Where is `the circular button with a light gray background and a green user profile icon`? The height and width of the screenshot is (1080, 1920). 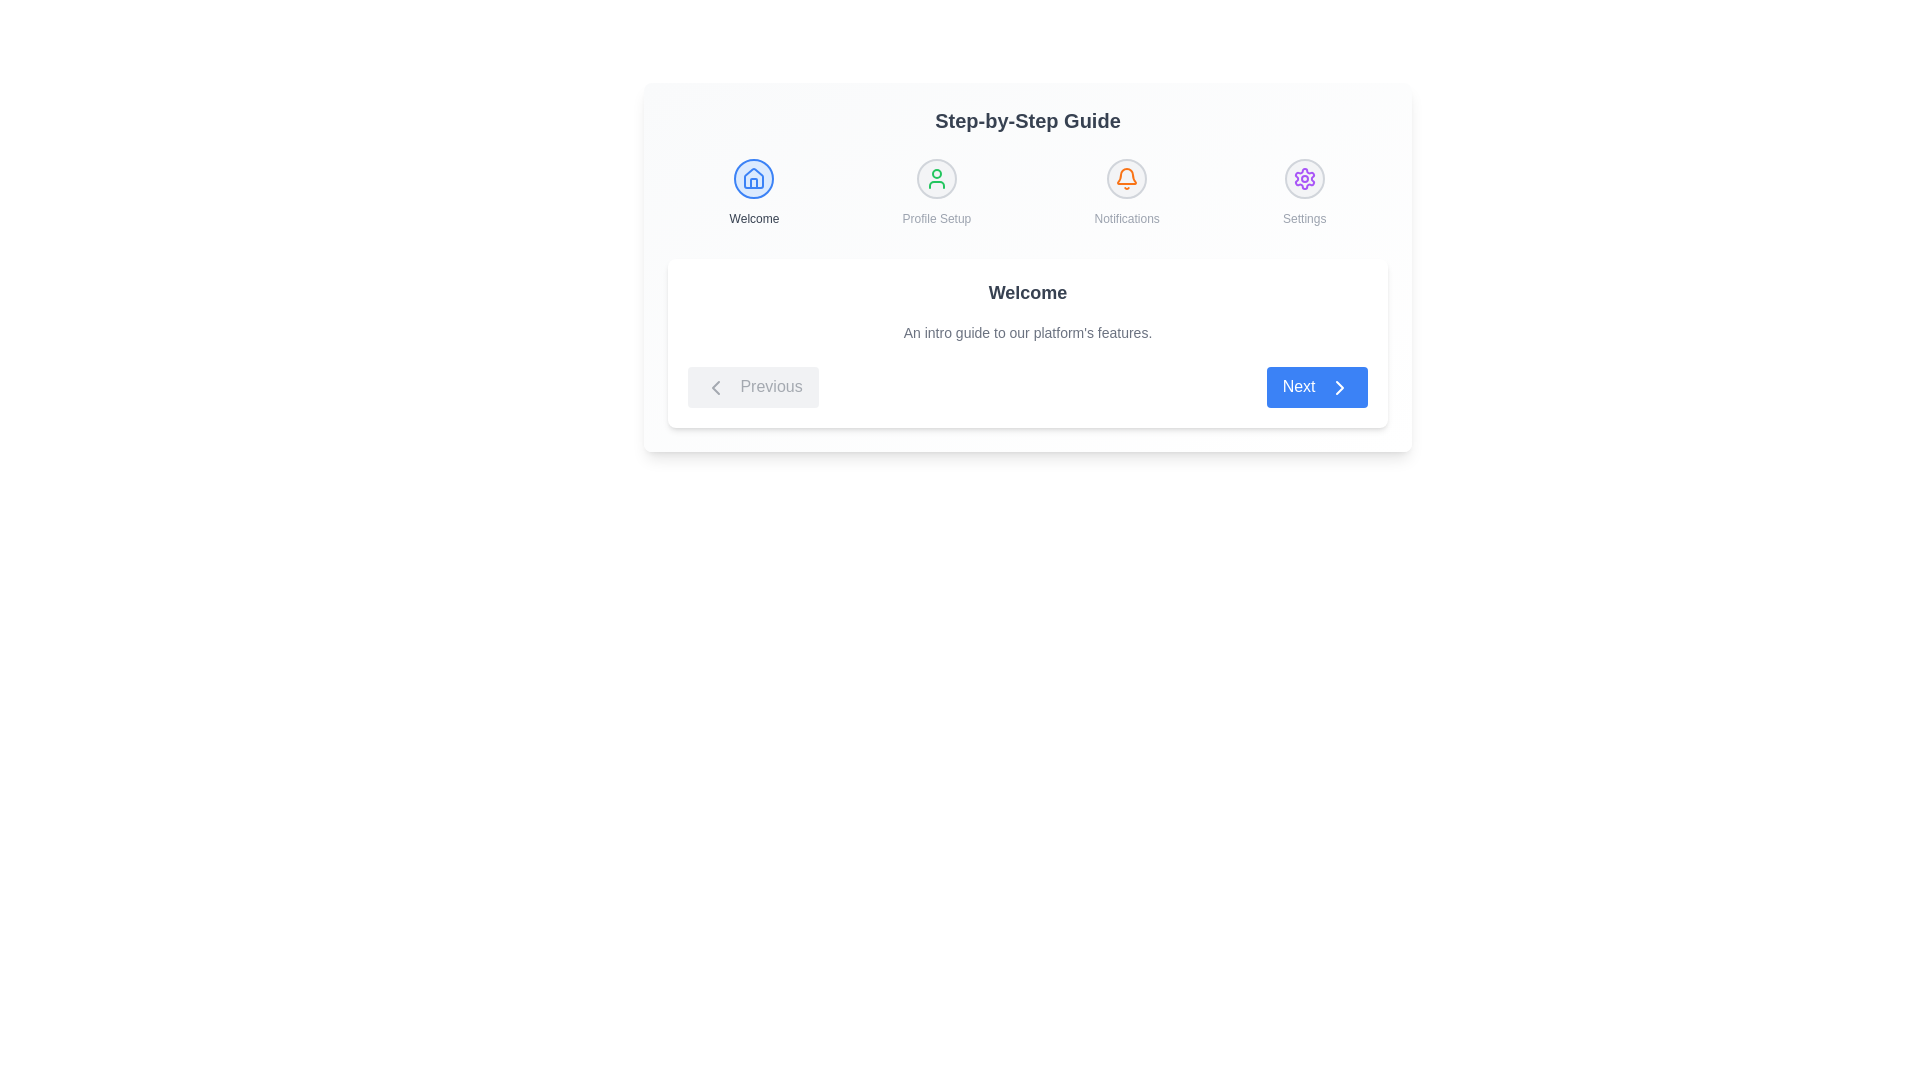
the circular button with a light gray background and a green user profile icon is located at coordinates (935, 177).